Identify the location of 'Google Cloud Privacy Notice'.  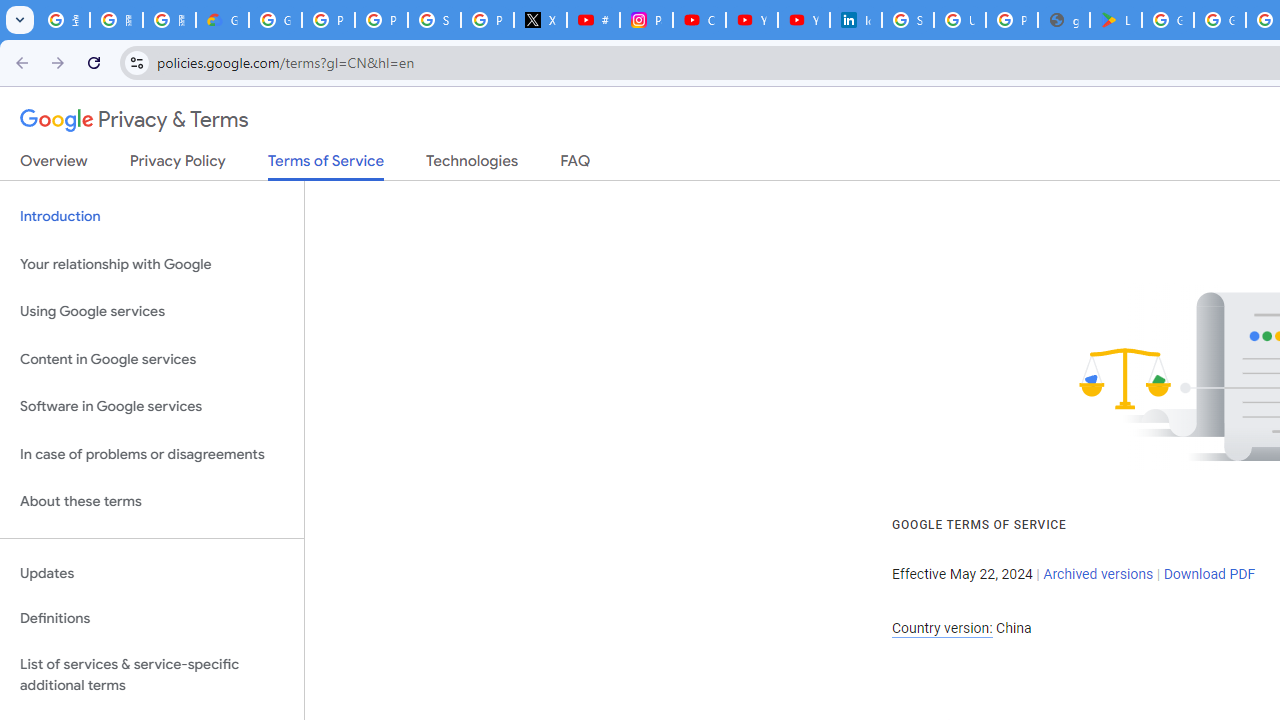
(222, 20).